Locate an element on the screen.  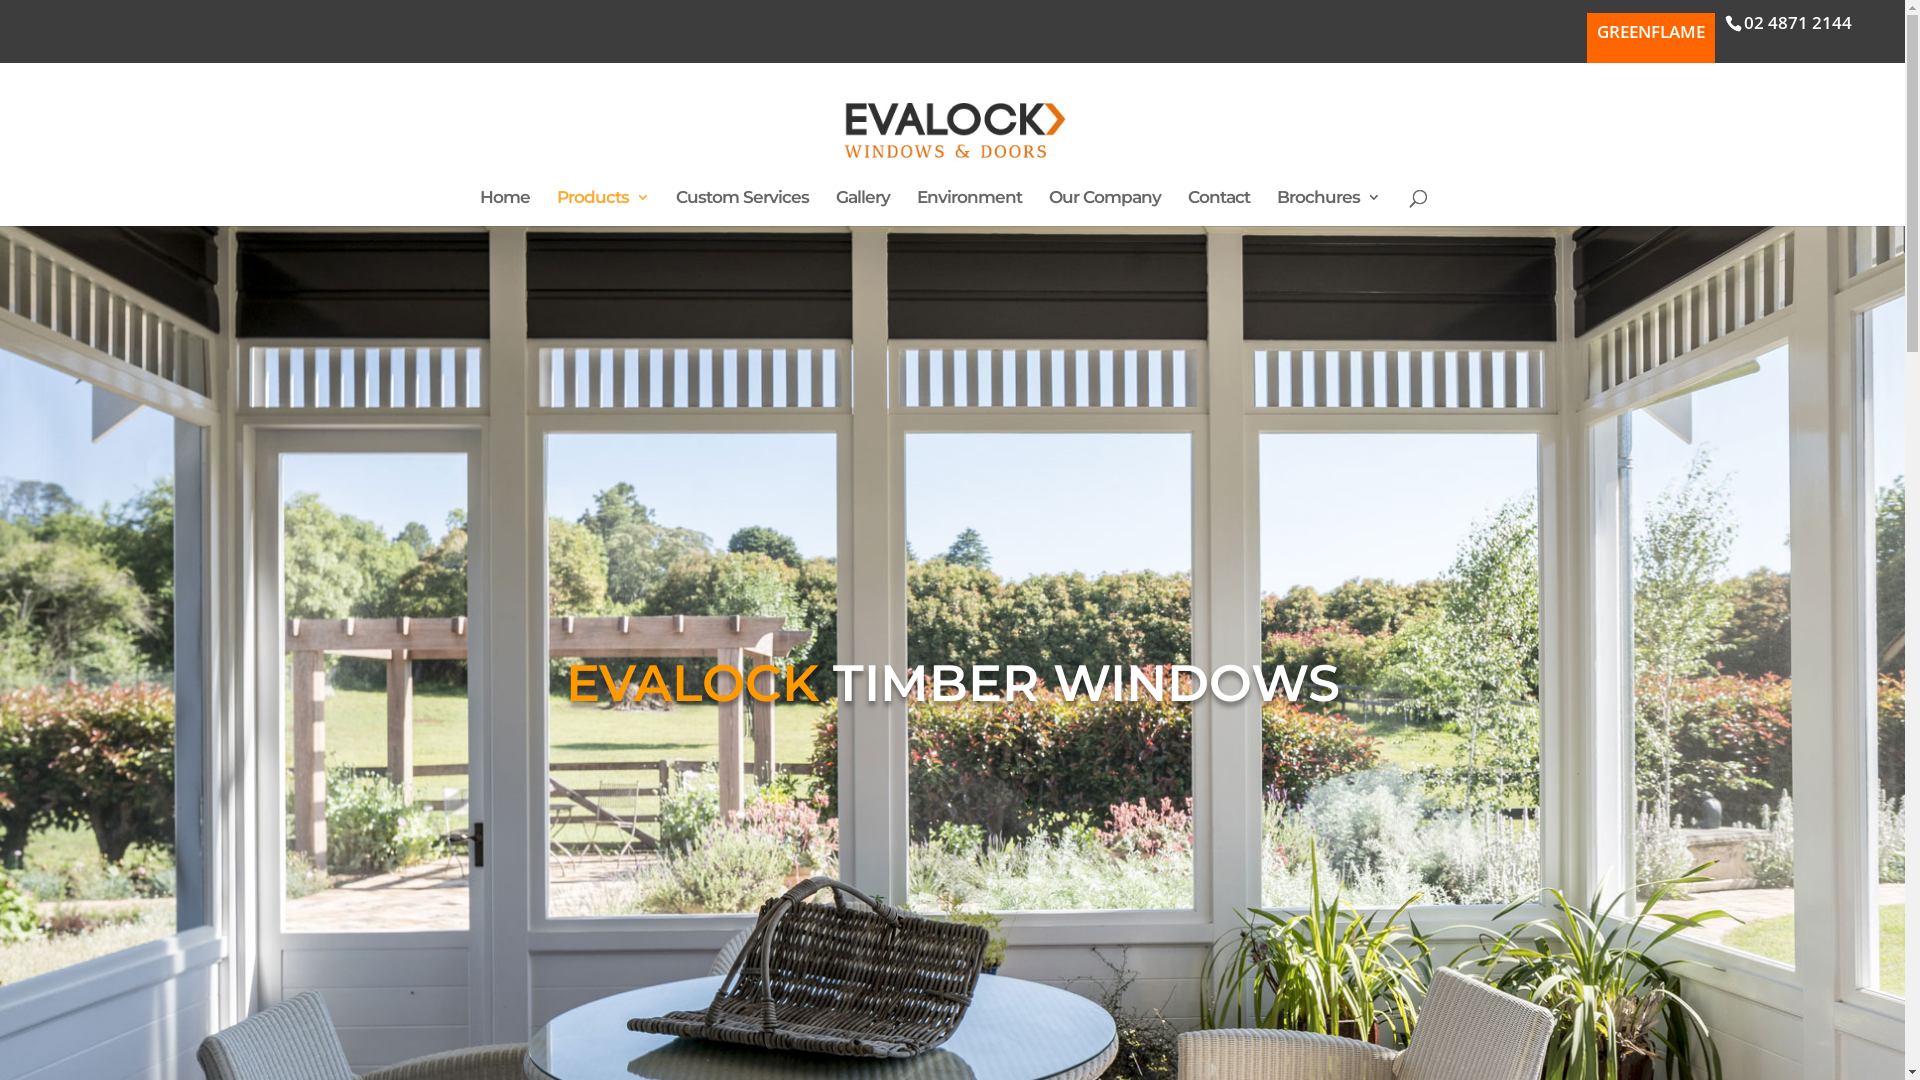
'Our Company' is located at coordinates (1048, 208).